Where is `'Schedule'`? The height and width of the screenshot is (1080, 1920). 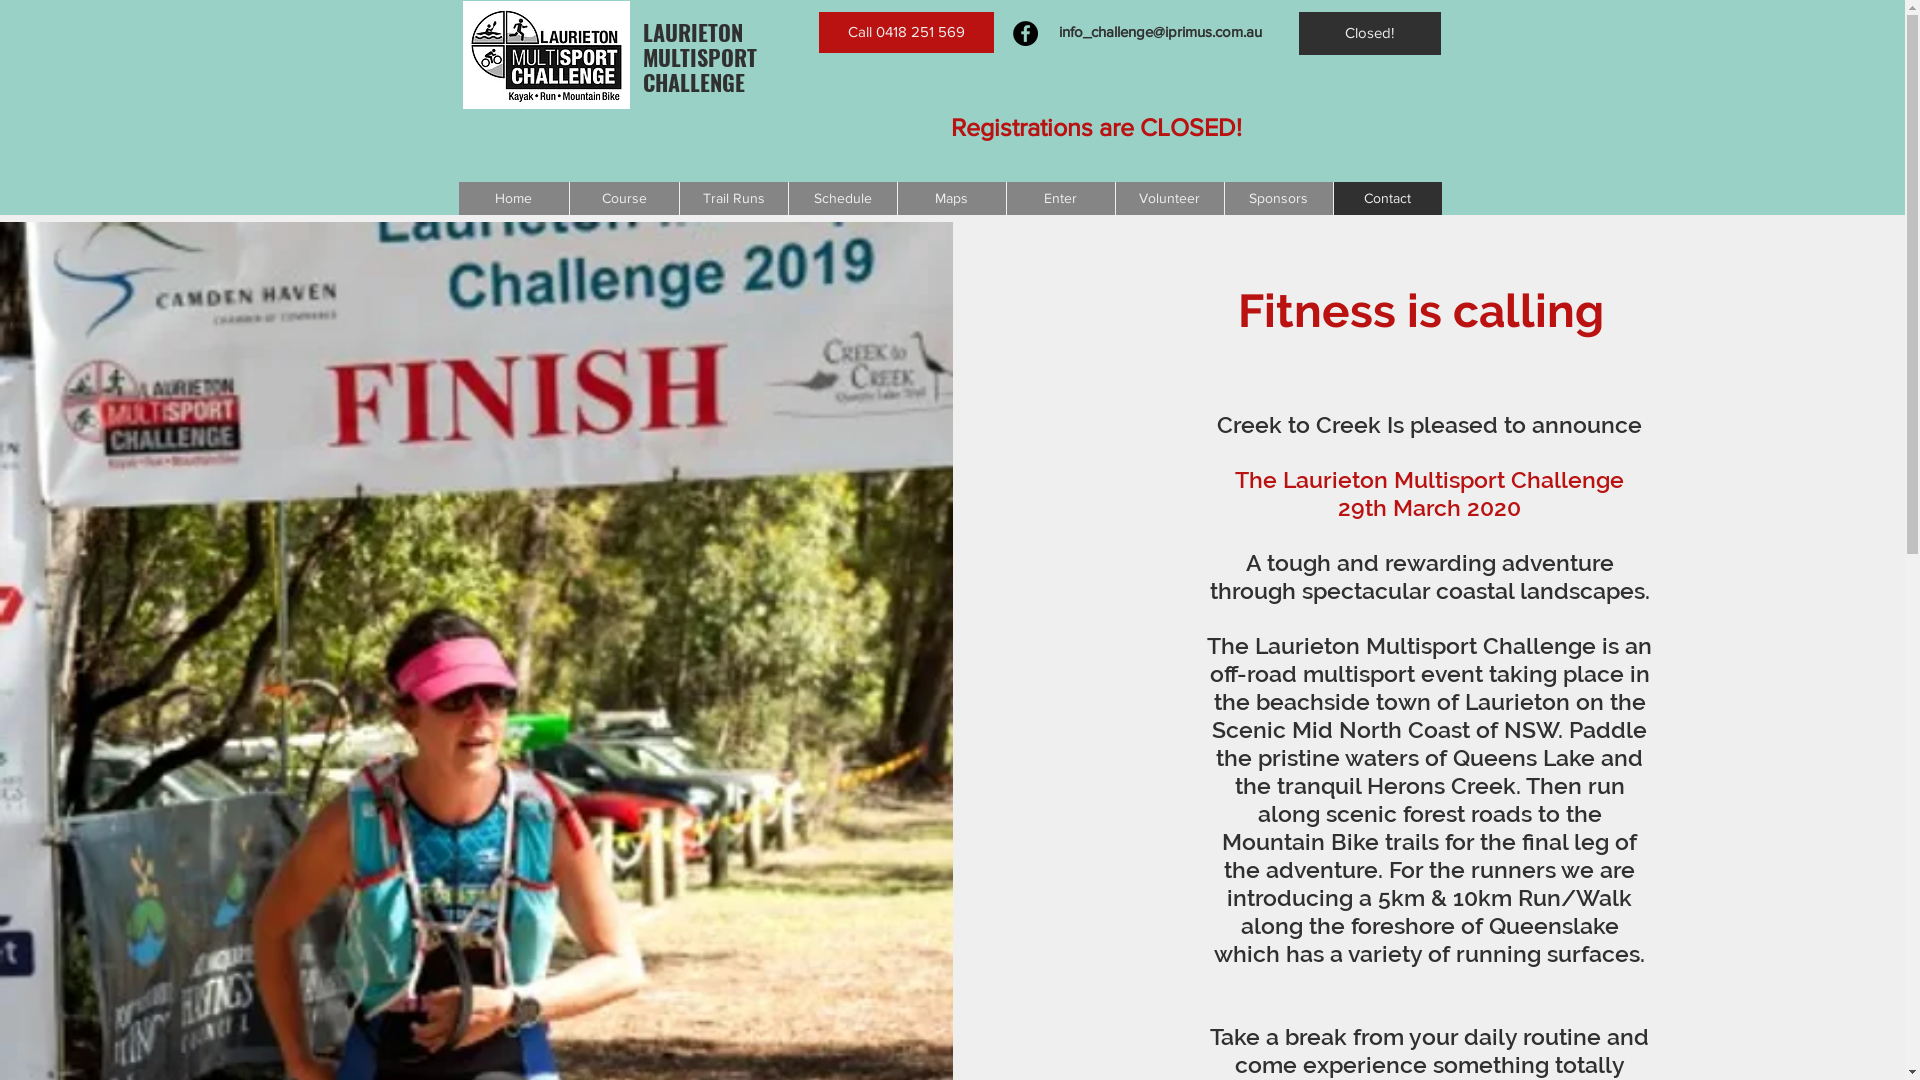
'Schedule' is located at coordinates (786, 198).